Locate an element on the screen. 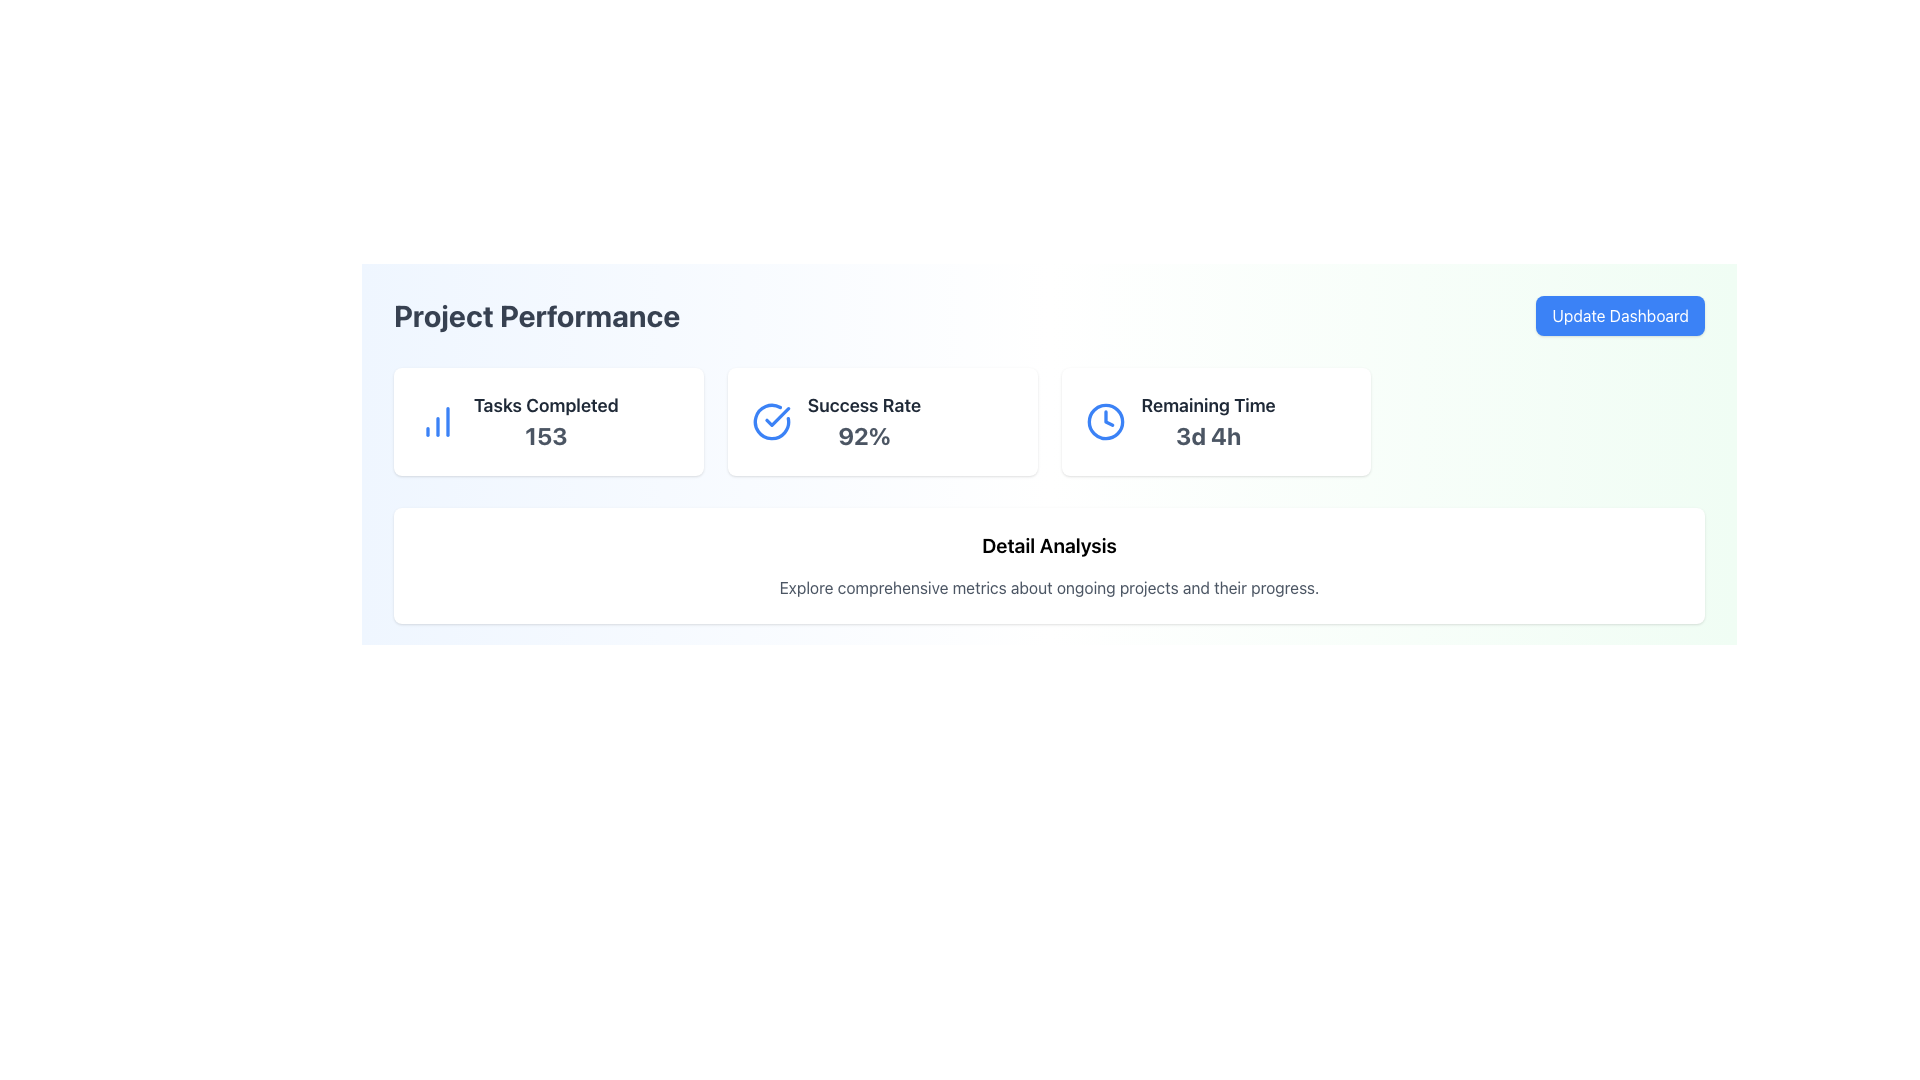 The height and width of the screenshot is (1080, 1920). the Text Display element that shows the remaining time in days and hours for a task or event, located in the top-right corner of the card, next to the clock icon is located at coordinates (1207, 420).